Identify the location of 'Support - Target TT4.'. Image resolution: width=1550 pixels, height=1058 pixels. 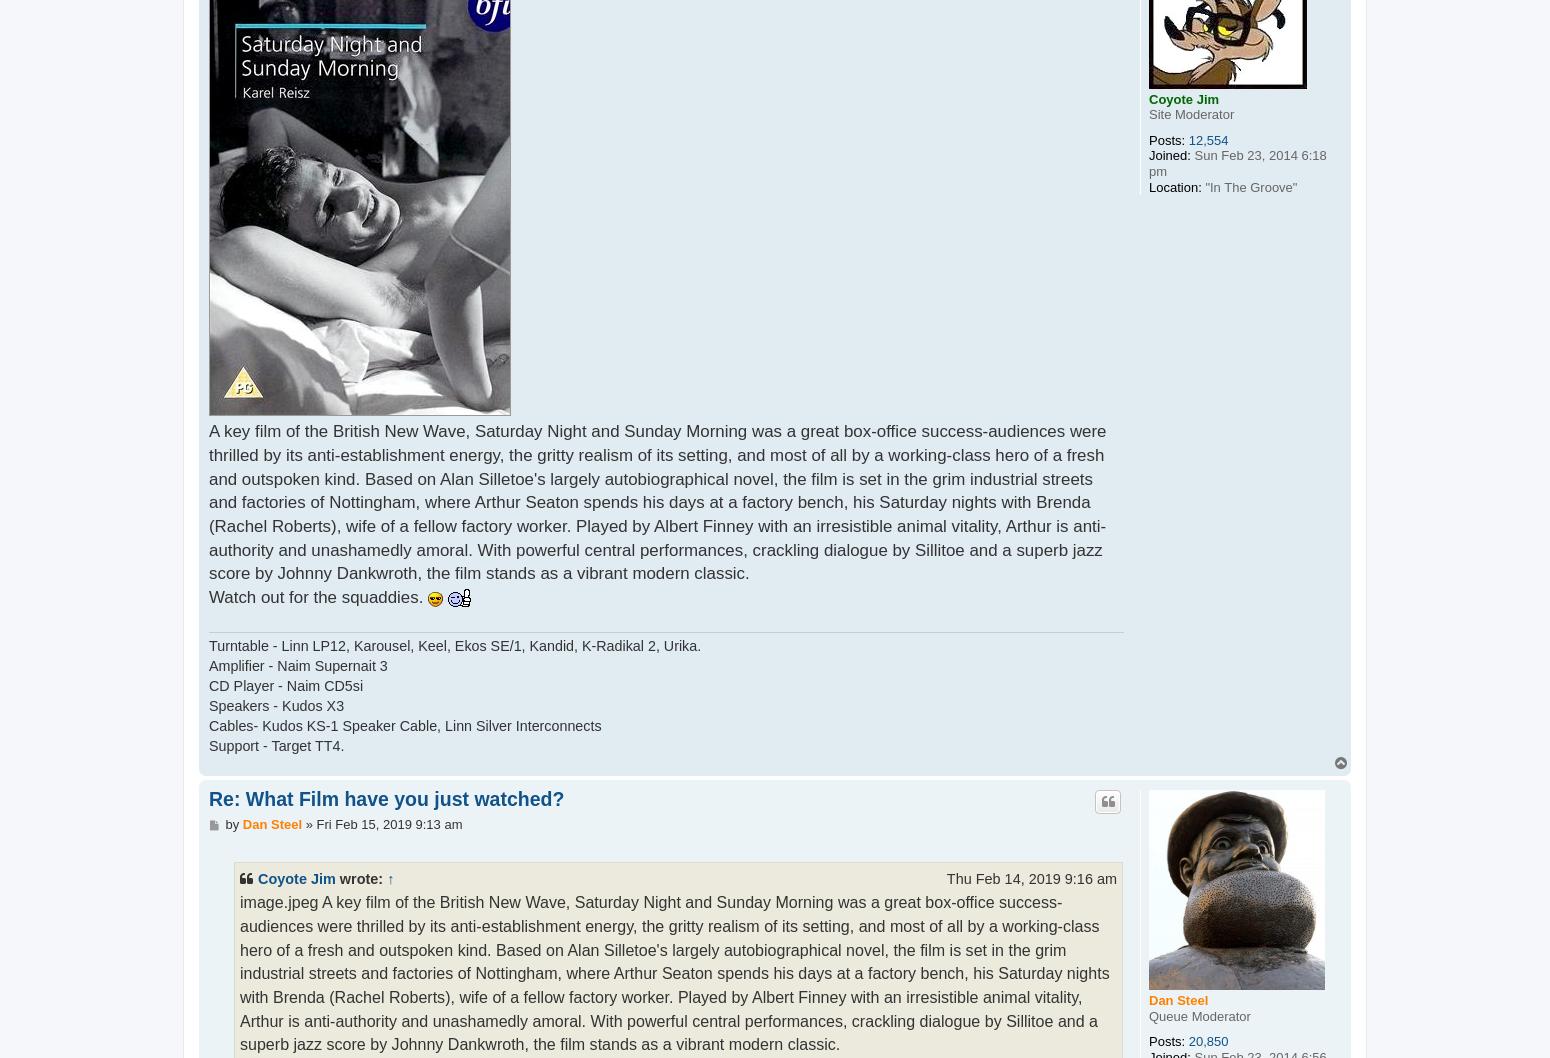
(207, 745).